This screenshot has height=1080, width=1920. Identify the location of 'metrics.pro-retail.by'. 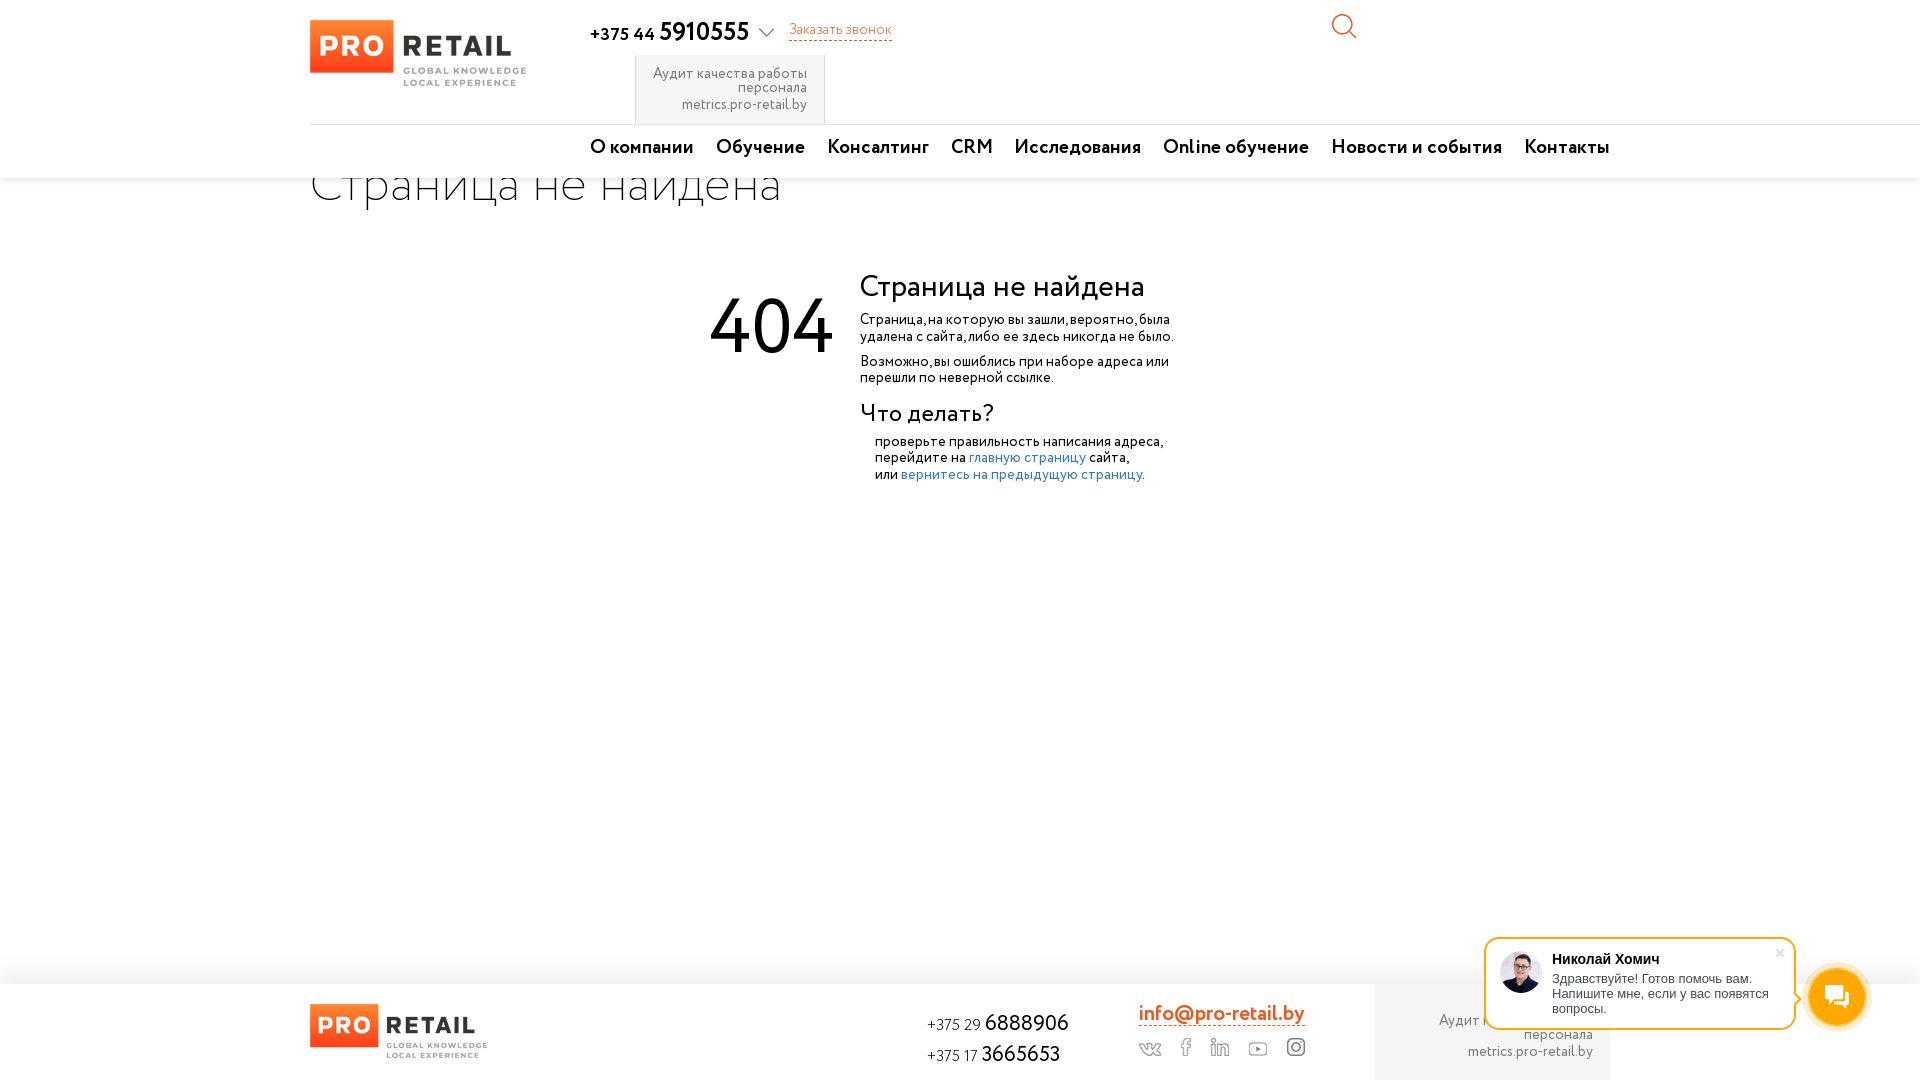
(1492, 1051).